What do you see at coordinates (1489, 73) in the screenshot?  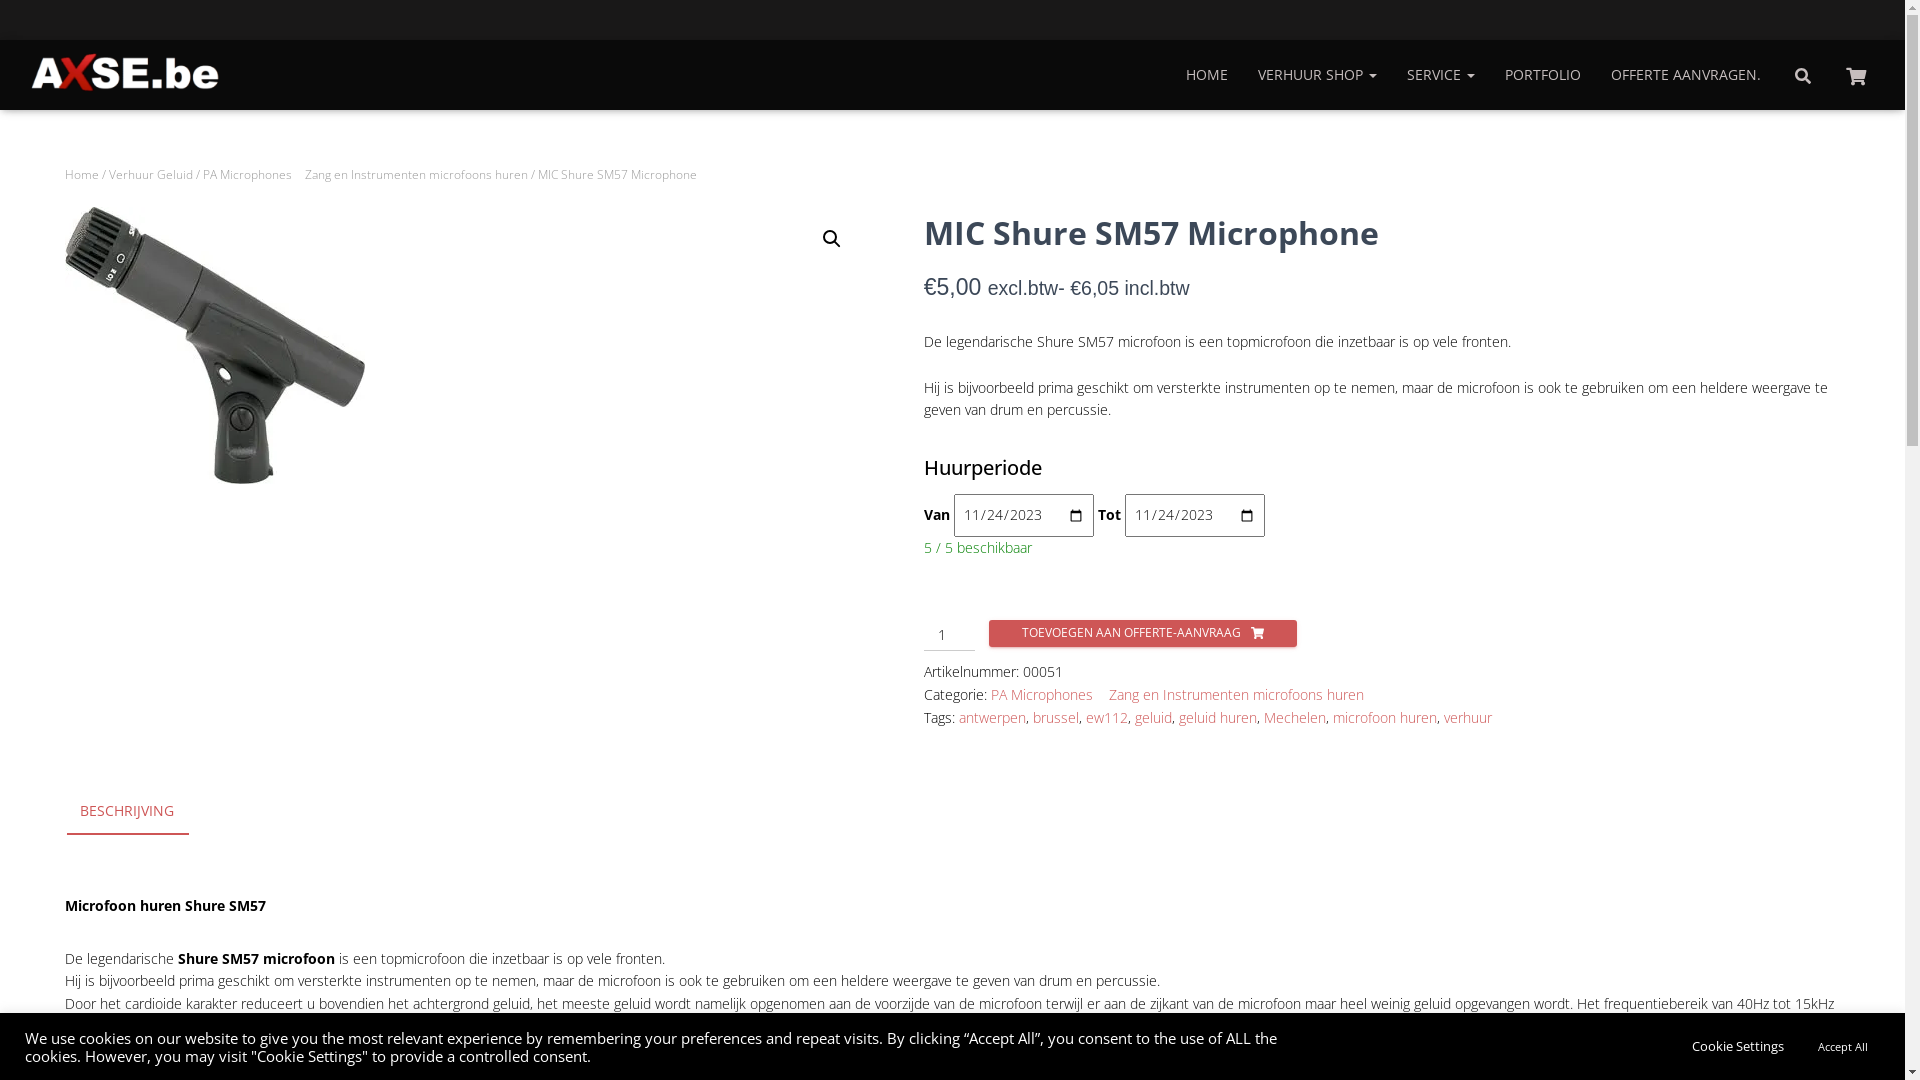 I see `'PORTFOLIO'` at bounding box center [1489, 73].